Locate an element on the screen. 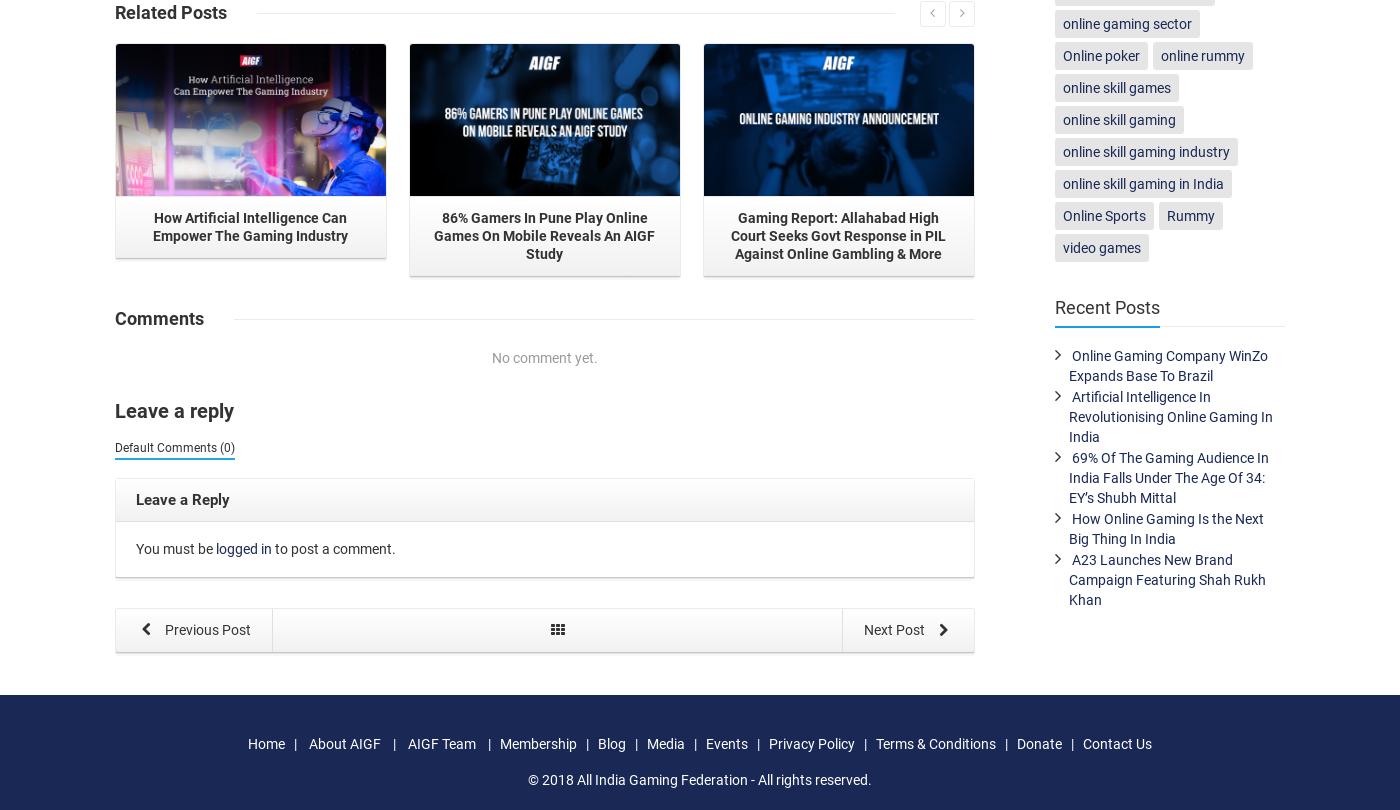  'A23 Launches New Brand Campaign Featuring Shah Rukh Khan' is located at coordinates (1167, 579).